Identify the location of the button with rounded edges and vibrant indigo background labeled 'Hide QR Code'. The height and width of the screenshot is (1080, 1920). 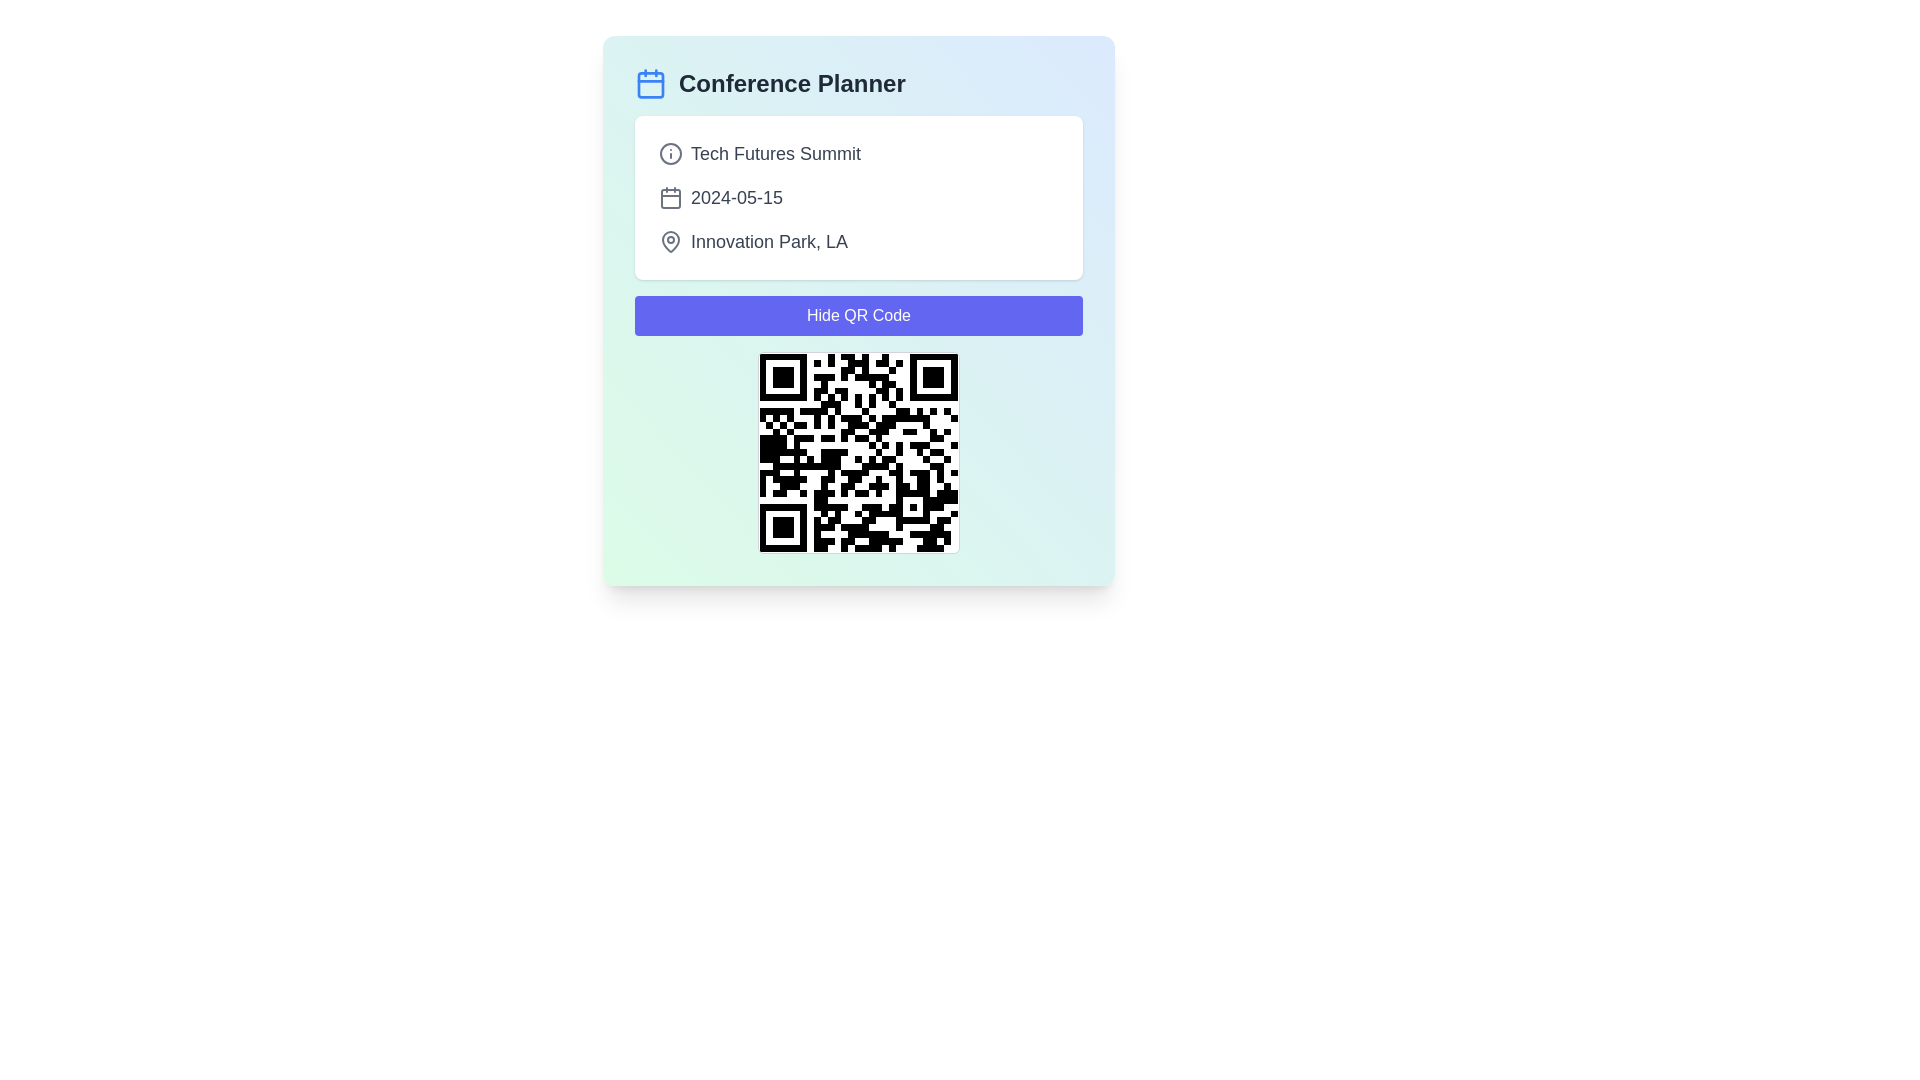
(859, 315).